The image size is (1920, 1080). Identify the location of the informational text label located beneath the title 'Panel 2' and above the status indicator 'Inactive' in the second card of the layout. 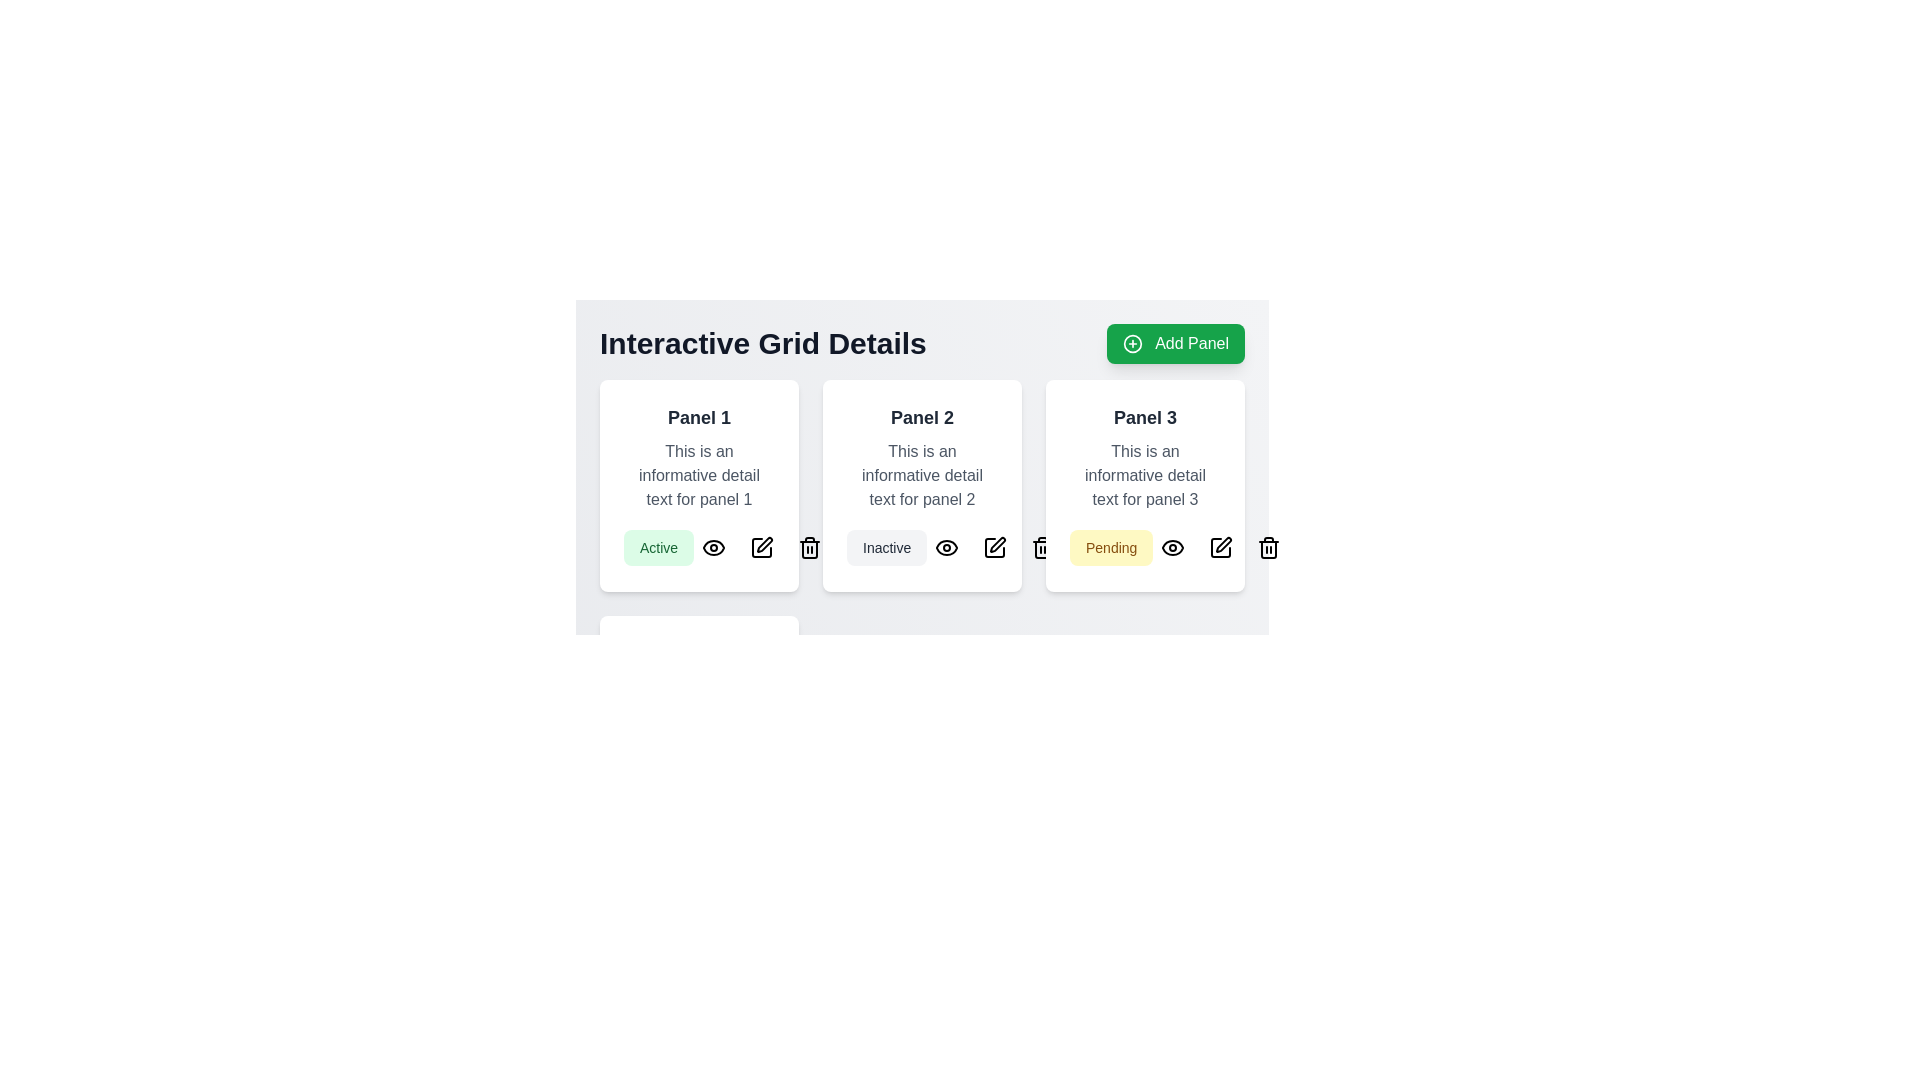
(921, 475).